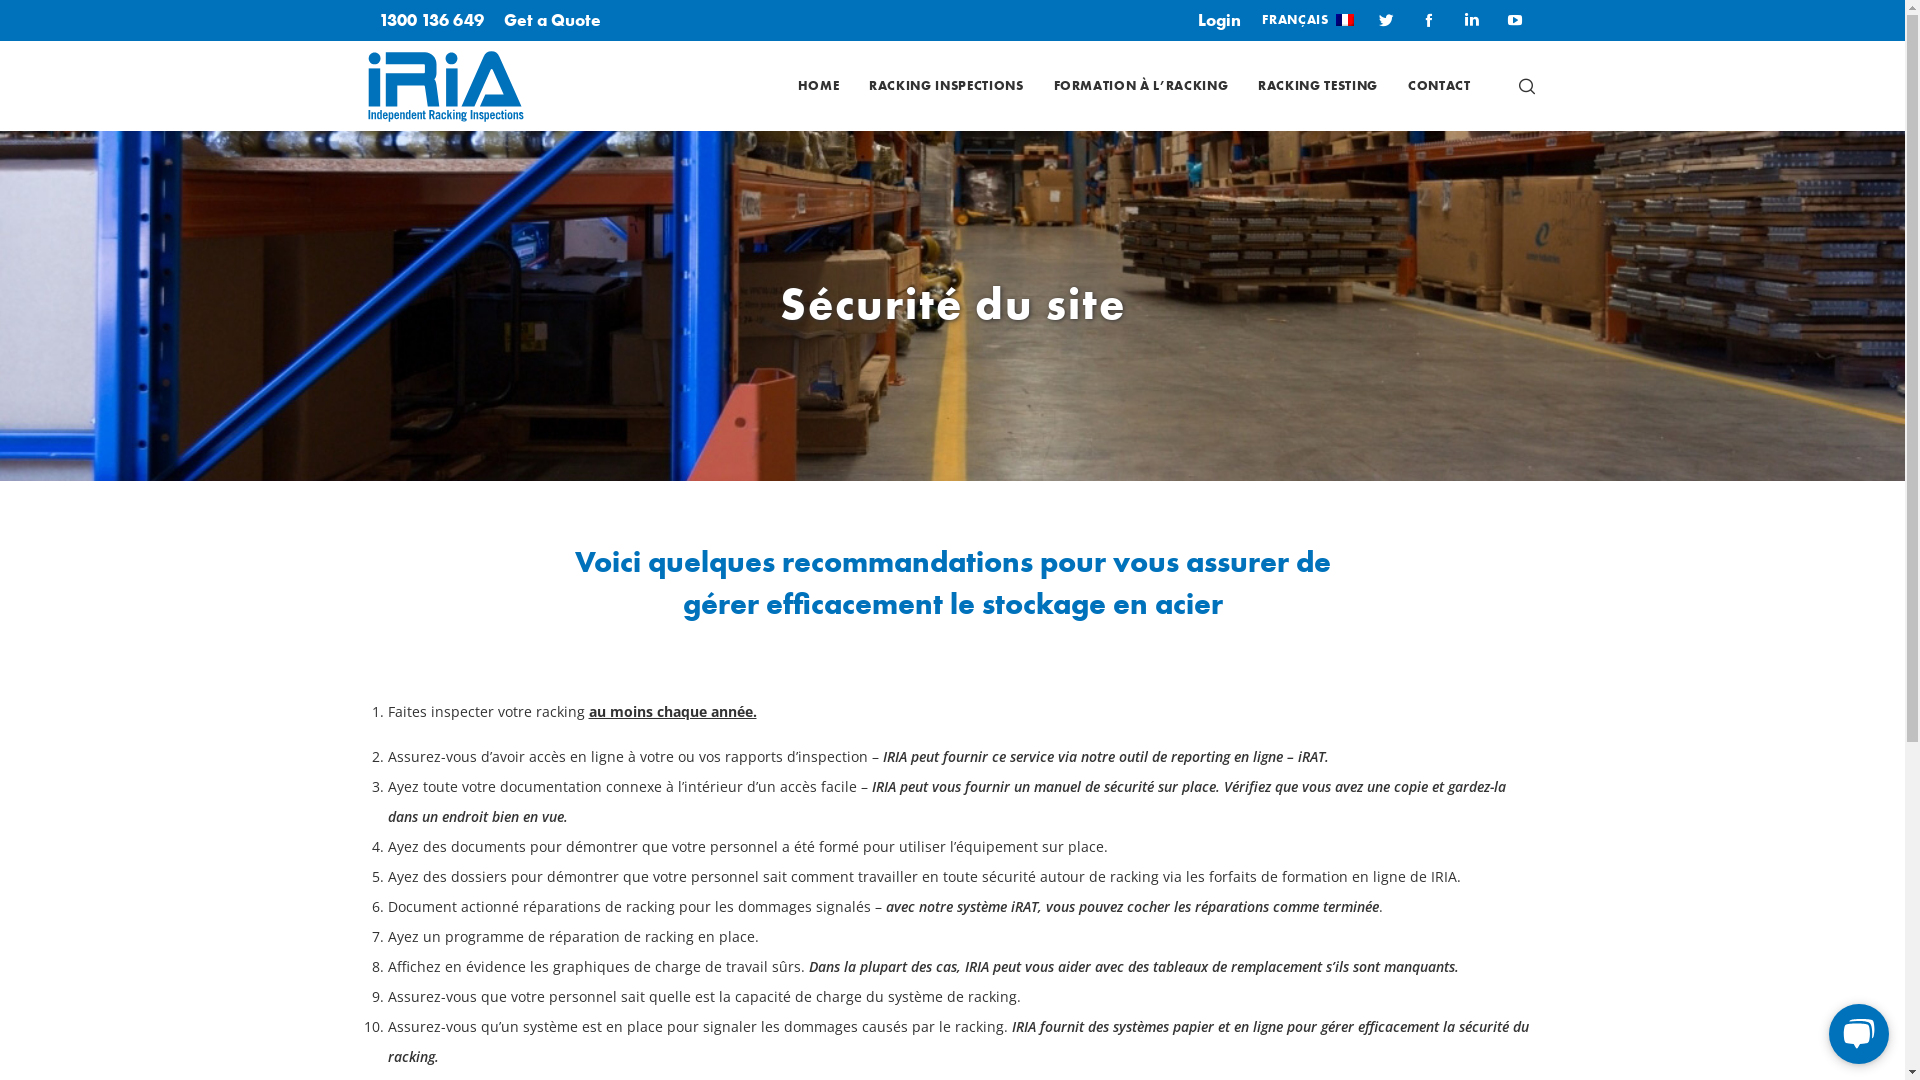 This screenshot has height=1080, width=1920. I want to click on 'RACKING INSPECTIONS', so click(944, 84).